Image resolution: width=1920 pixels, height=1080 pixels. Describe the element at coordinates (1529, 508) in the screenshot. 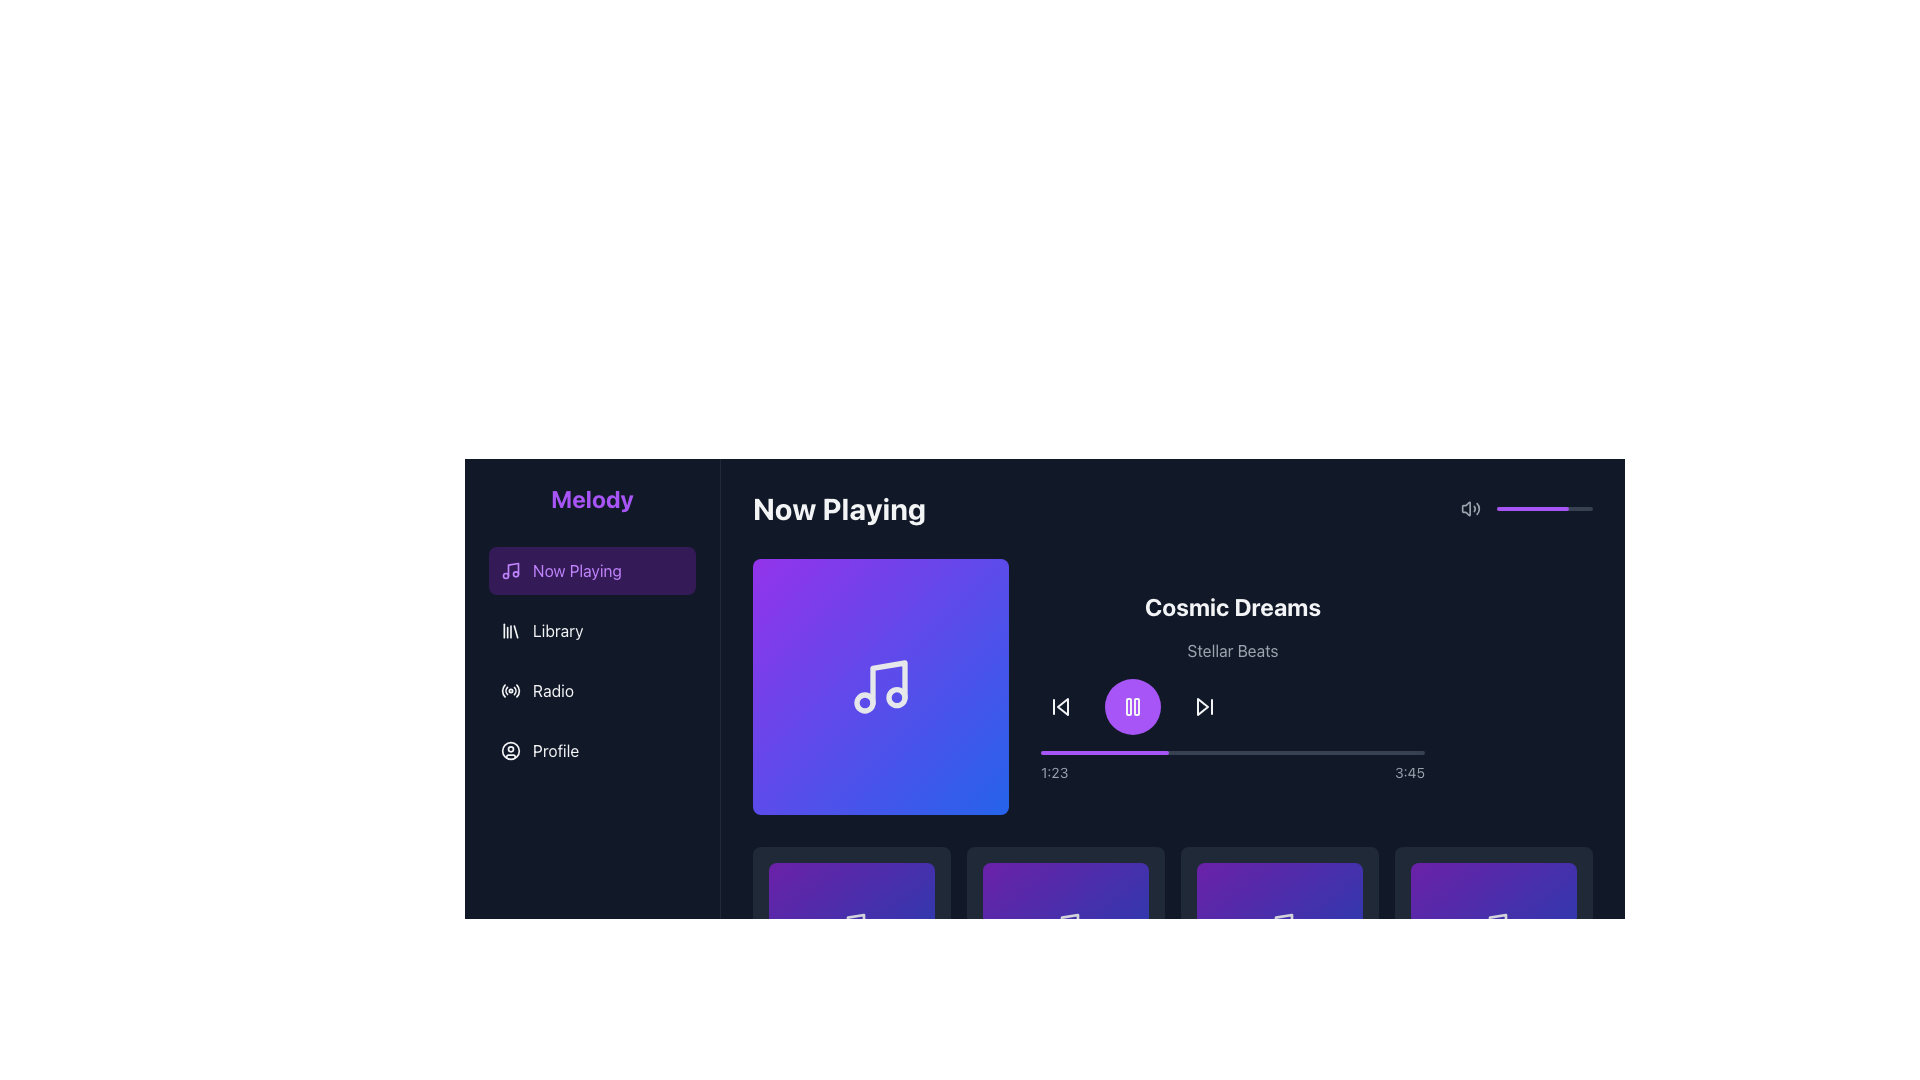

I see `the slider` at that location.